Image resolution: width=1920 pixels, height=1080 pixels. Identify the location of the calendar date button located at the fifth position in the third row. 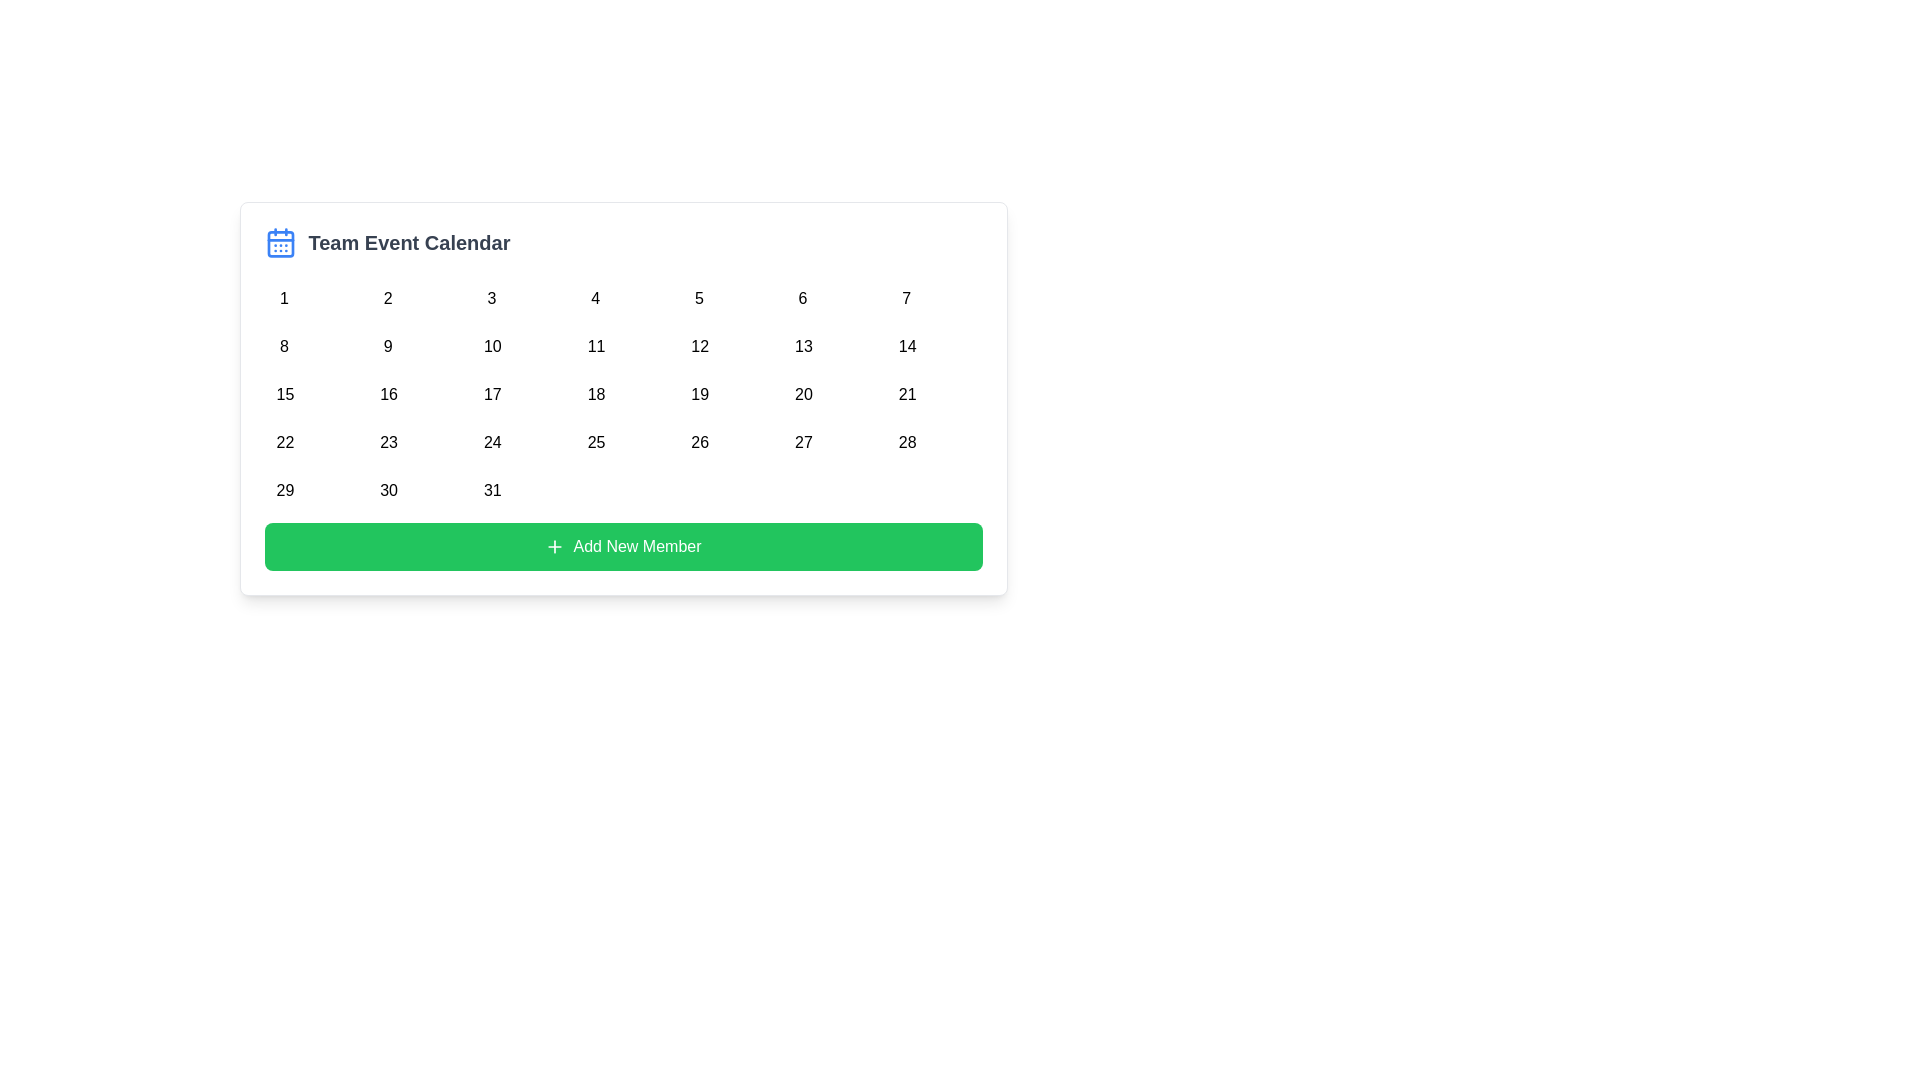
(699, 390).